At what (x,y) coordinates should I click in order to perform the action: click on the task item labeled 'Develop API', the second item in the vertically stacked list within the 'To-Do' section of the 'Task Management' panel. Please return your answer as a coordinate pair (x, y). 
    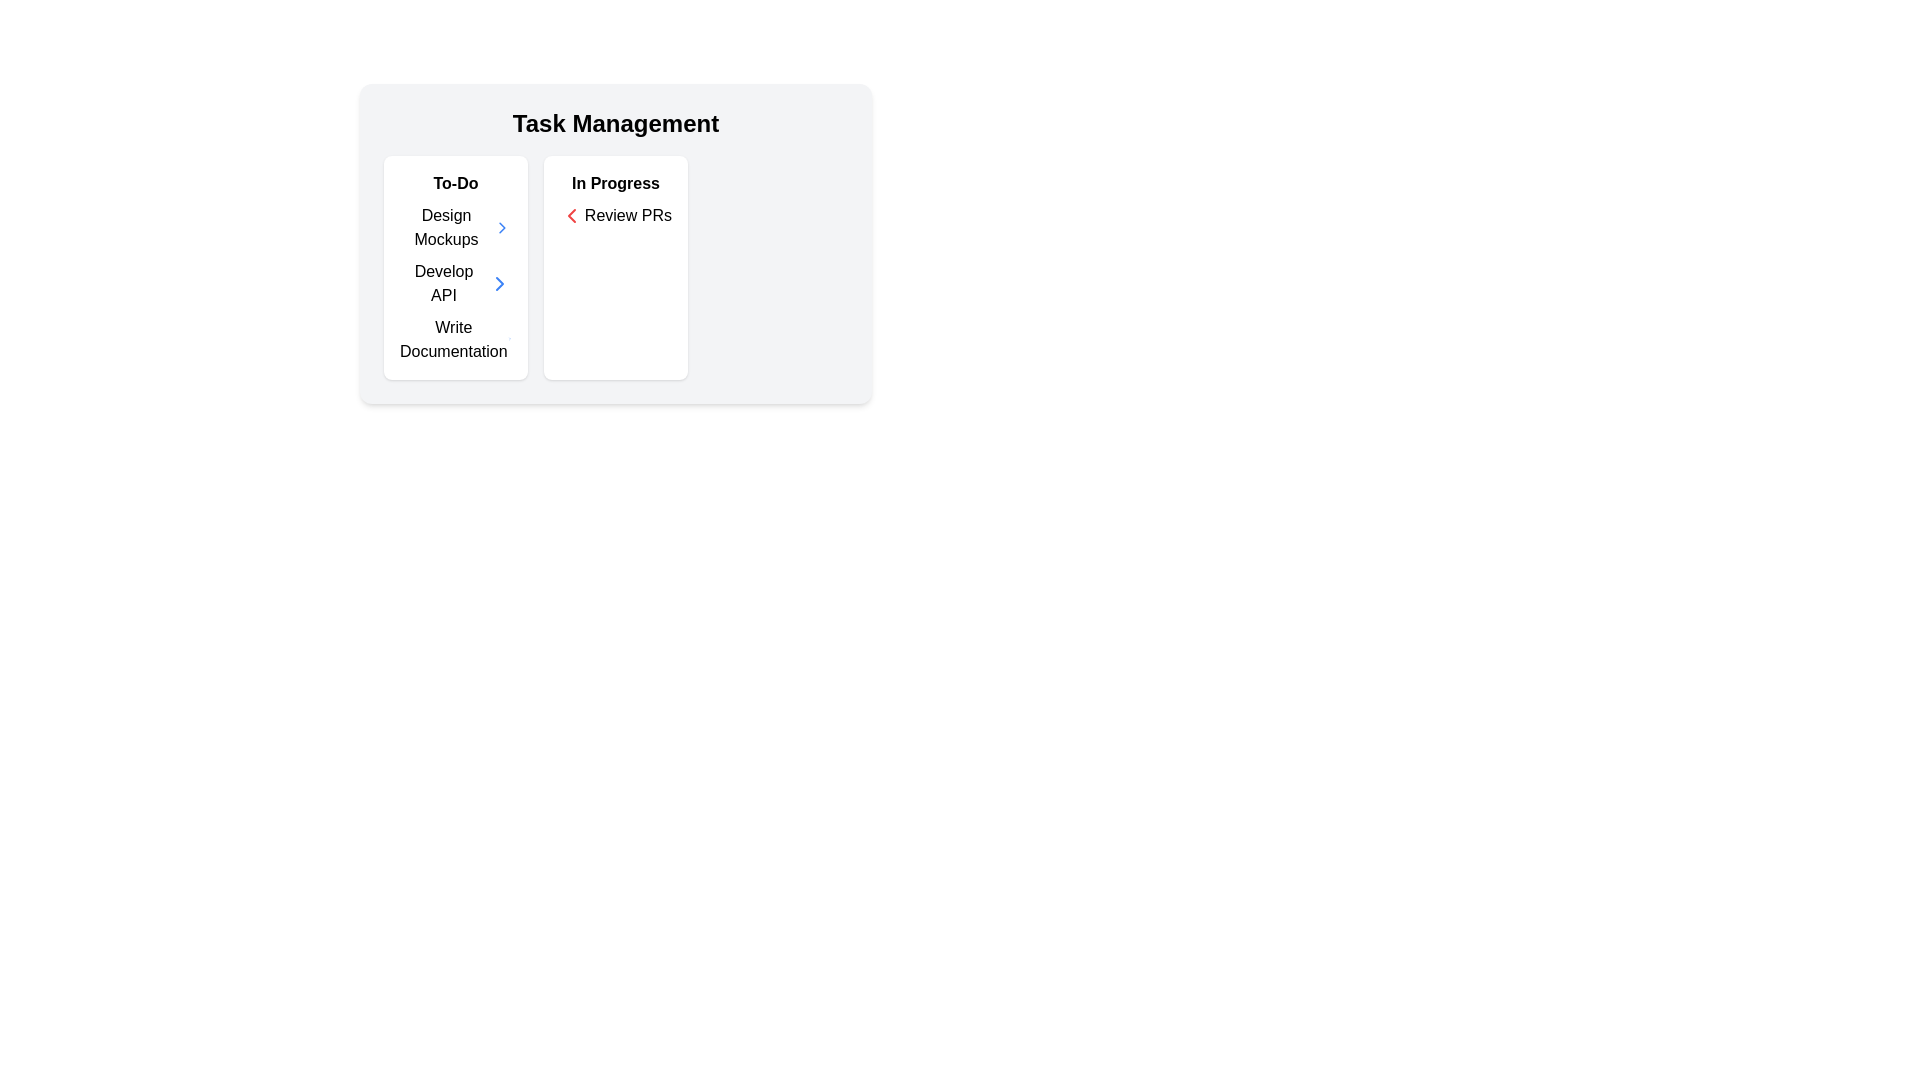
    Looking at the image, I should click on (455, 284).